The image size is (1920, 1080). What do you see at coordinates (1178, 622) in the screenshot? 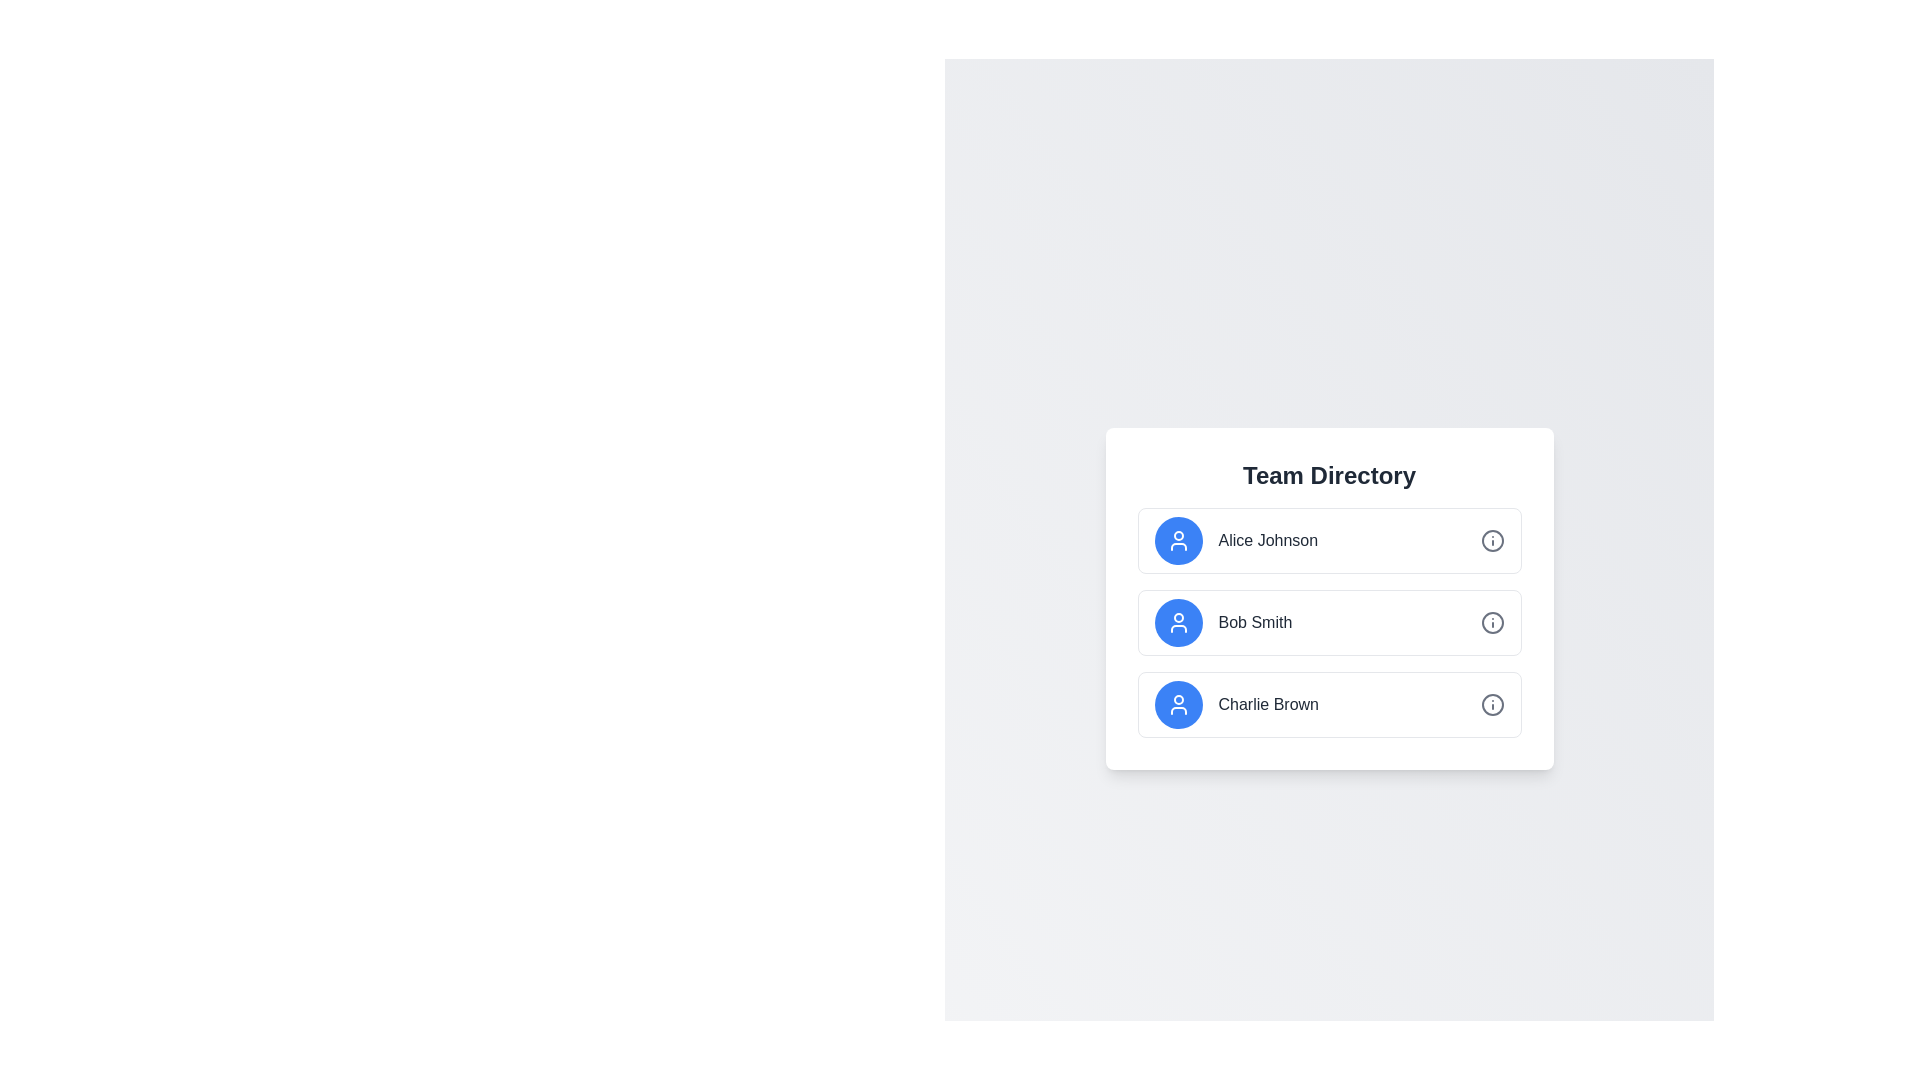
I see `the changes in appearance of the user icon representing Bob Smith when hovering over it` at bounding box center [1178, 622].